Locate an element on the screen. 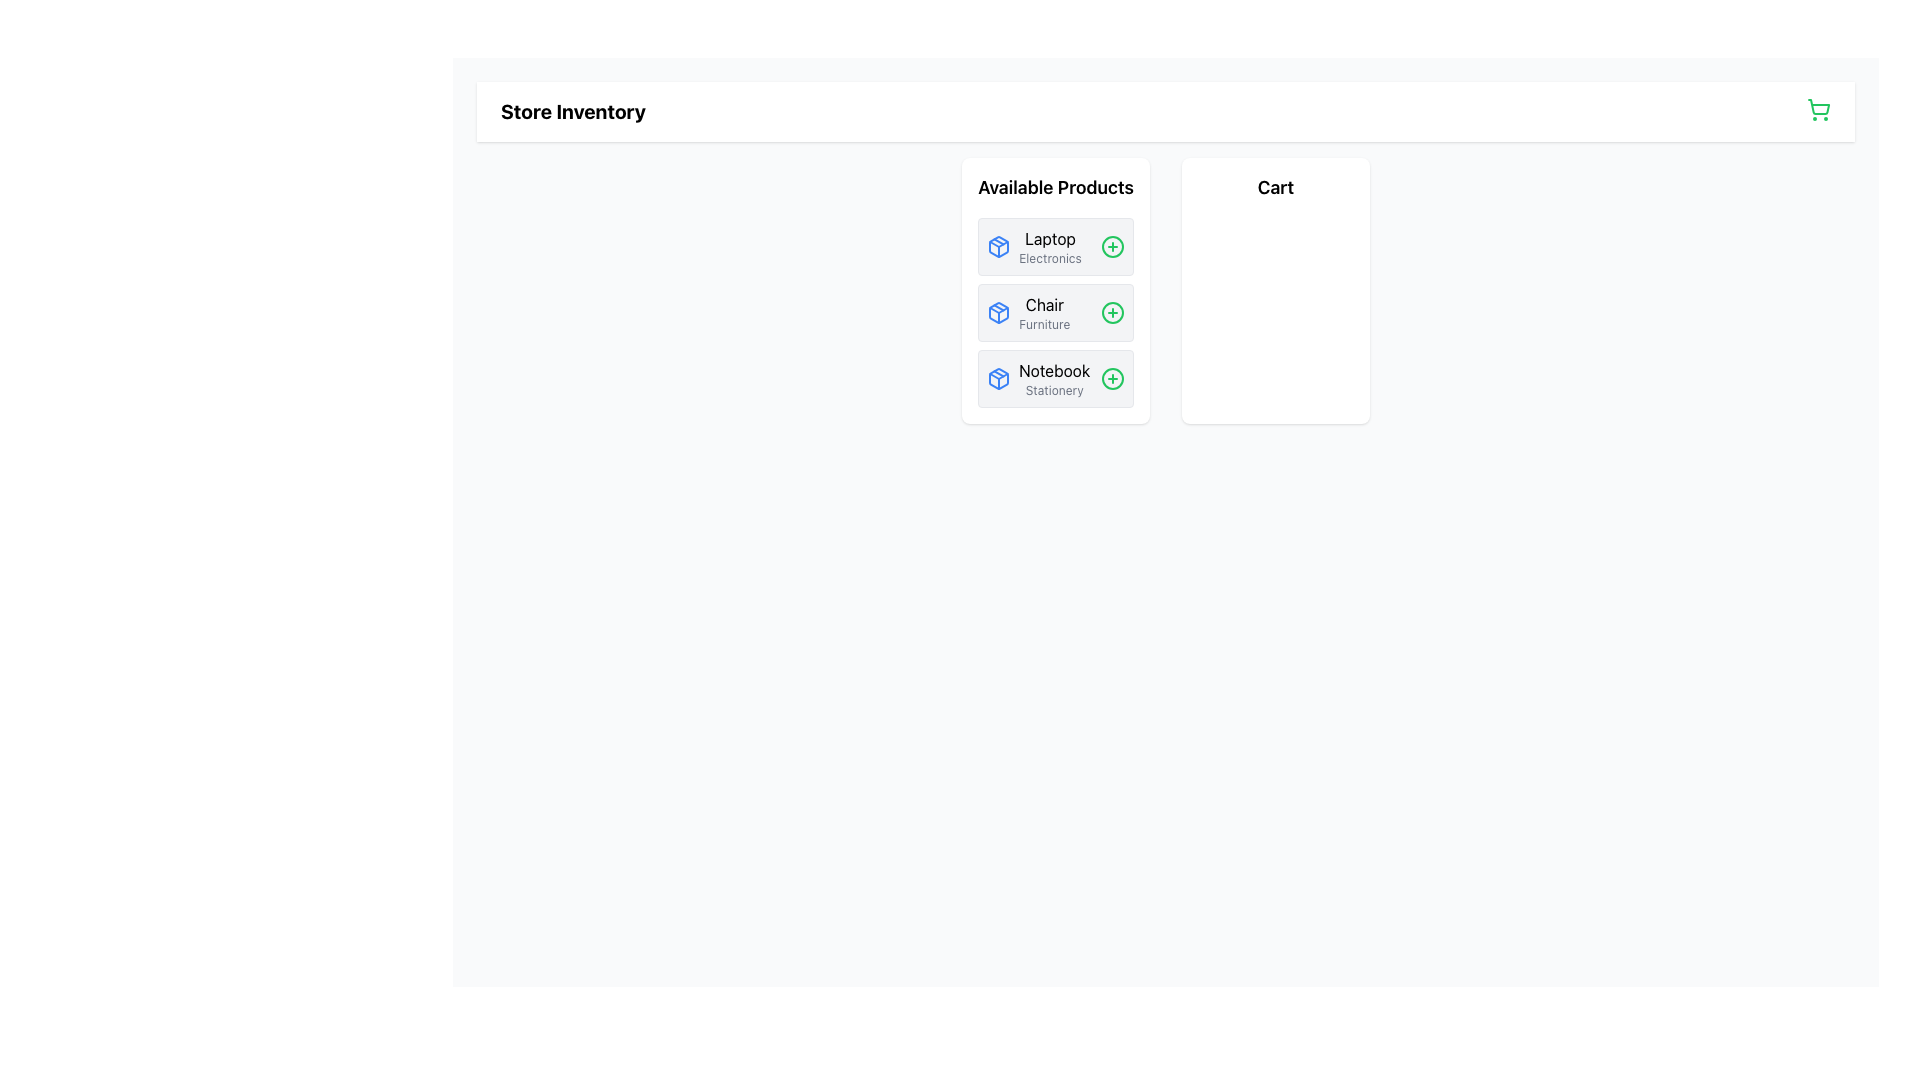  the product listing label for 'Notebook' under the 'Available Products' section is located at coordinates (1038, 378).